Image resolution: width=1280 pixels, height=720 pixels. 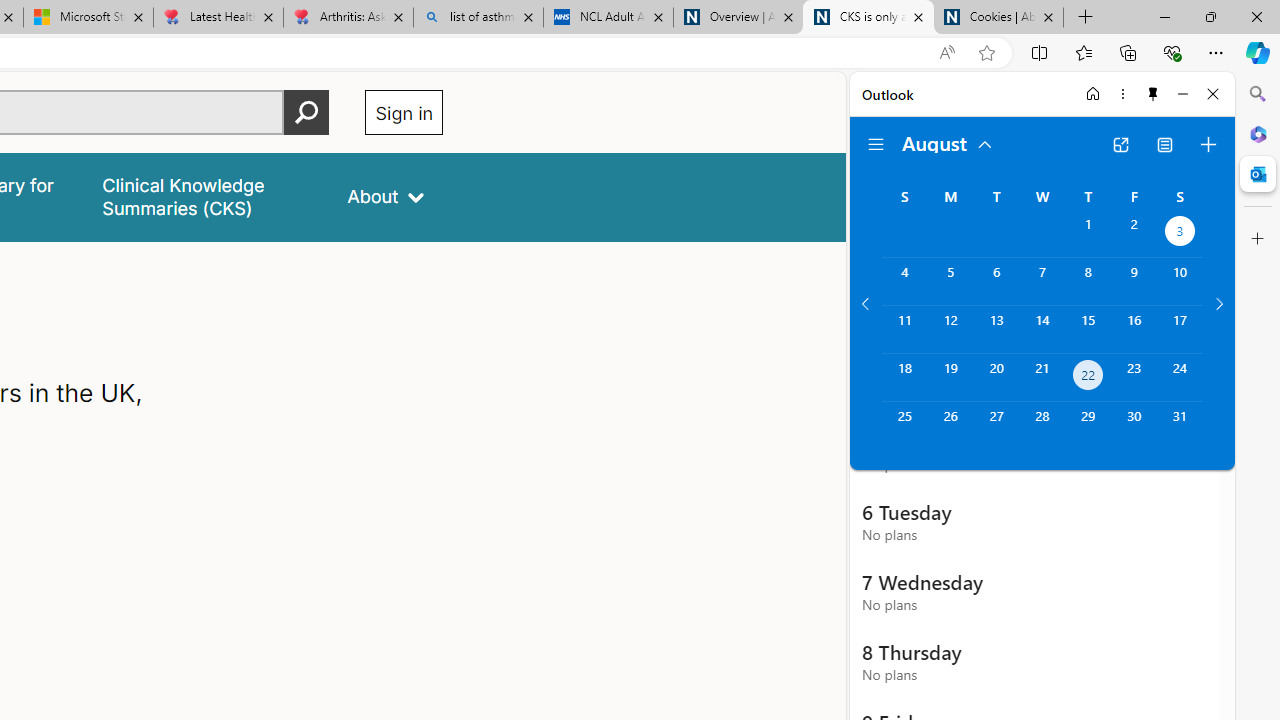 What do you see at coordinates (947, 141) in the screenshot?
I see `'August'` at bounding box center [947, 141].